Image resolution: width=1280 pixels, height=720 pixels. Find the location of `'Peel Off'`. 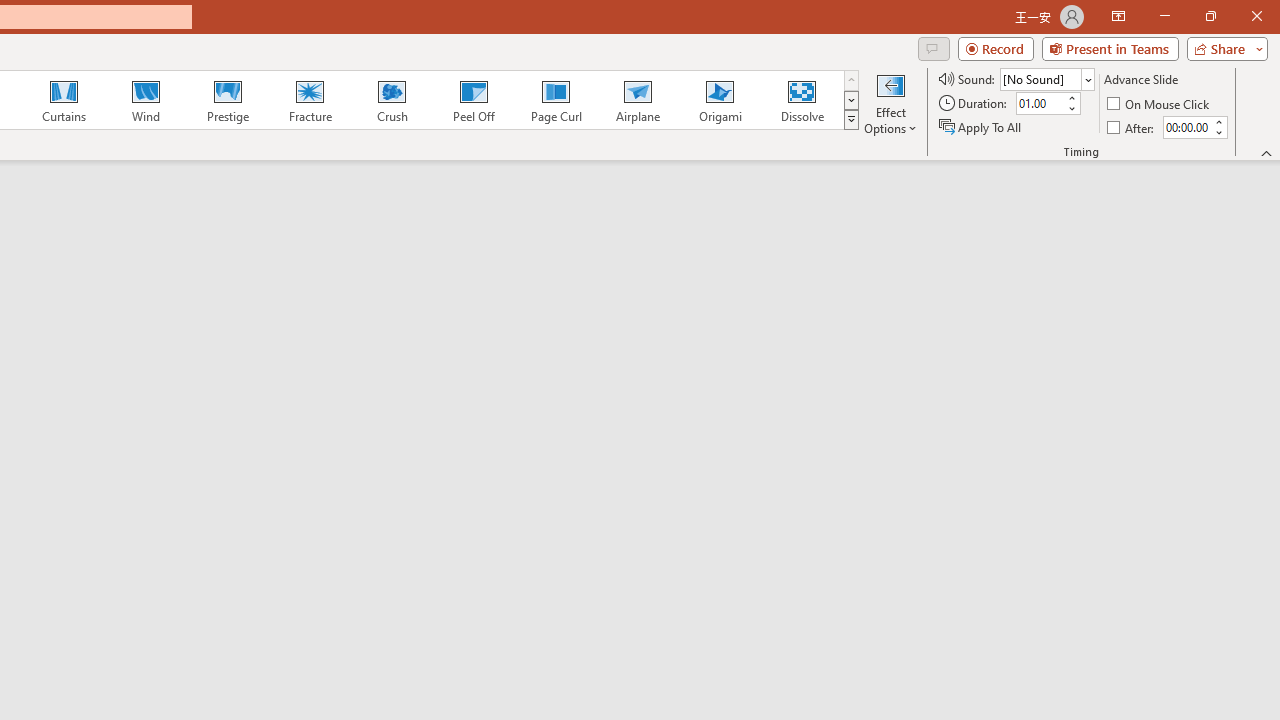

'Peel Off' is located at coordinates (472, 100).